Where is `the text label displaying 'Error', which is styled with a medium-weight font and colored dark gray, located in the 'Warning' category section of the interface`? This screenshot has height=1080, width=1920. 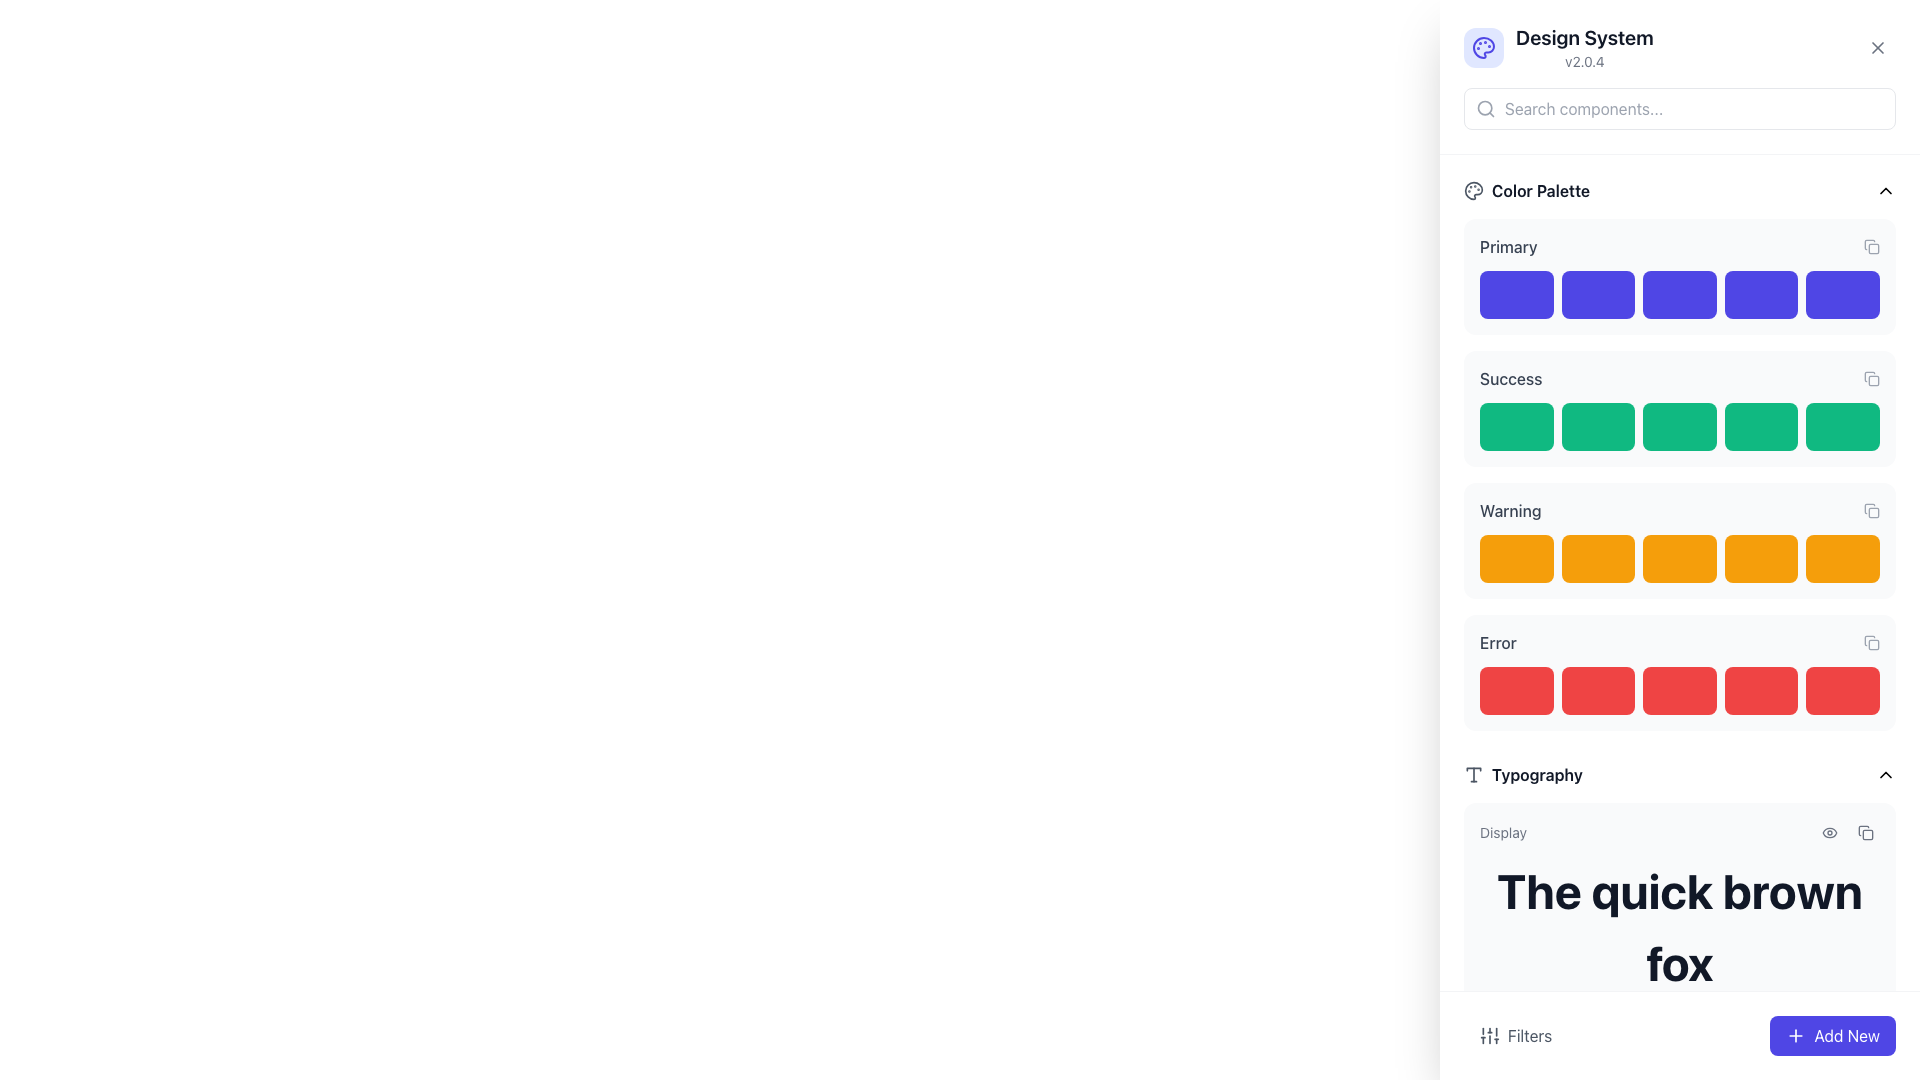
the text label displaying 'Error', which is styled with a medium-weight font and colored dark gray, located in the 'Warning' category section of the interface is located at coordinates (1498, 643).